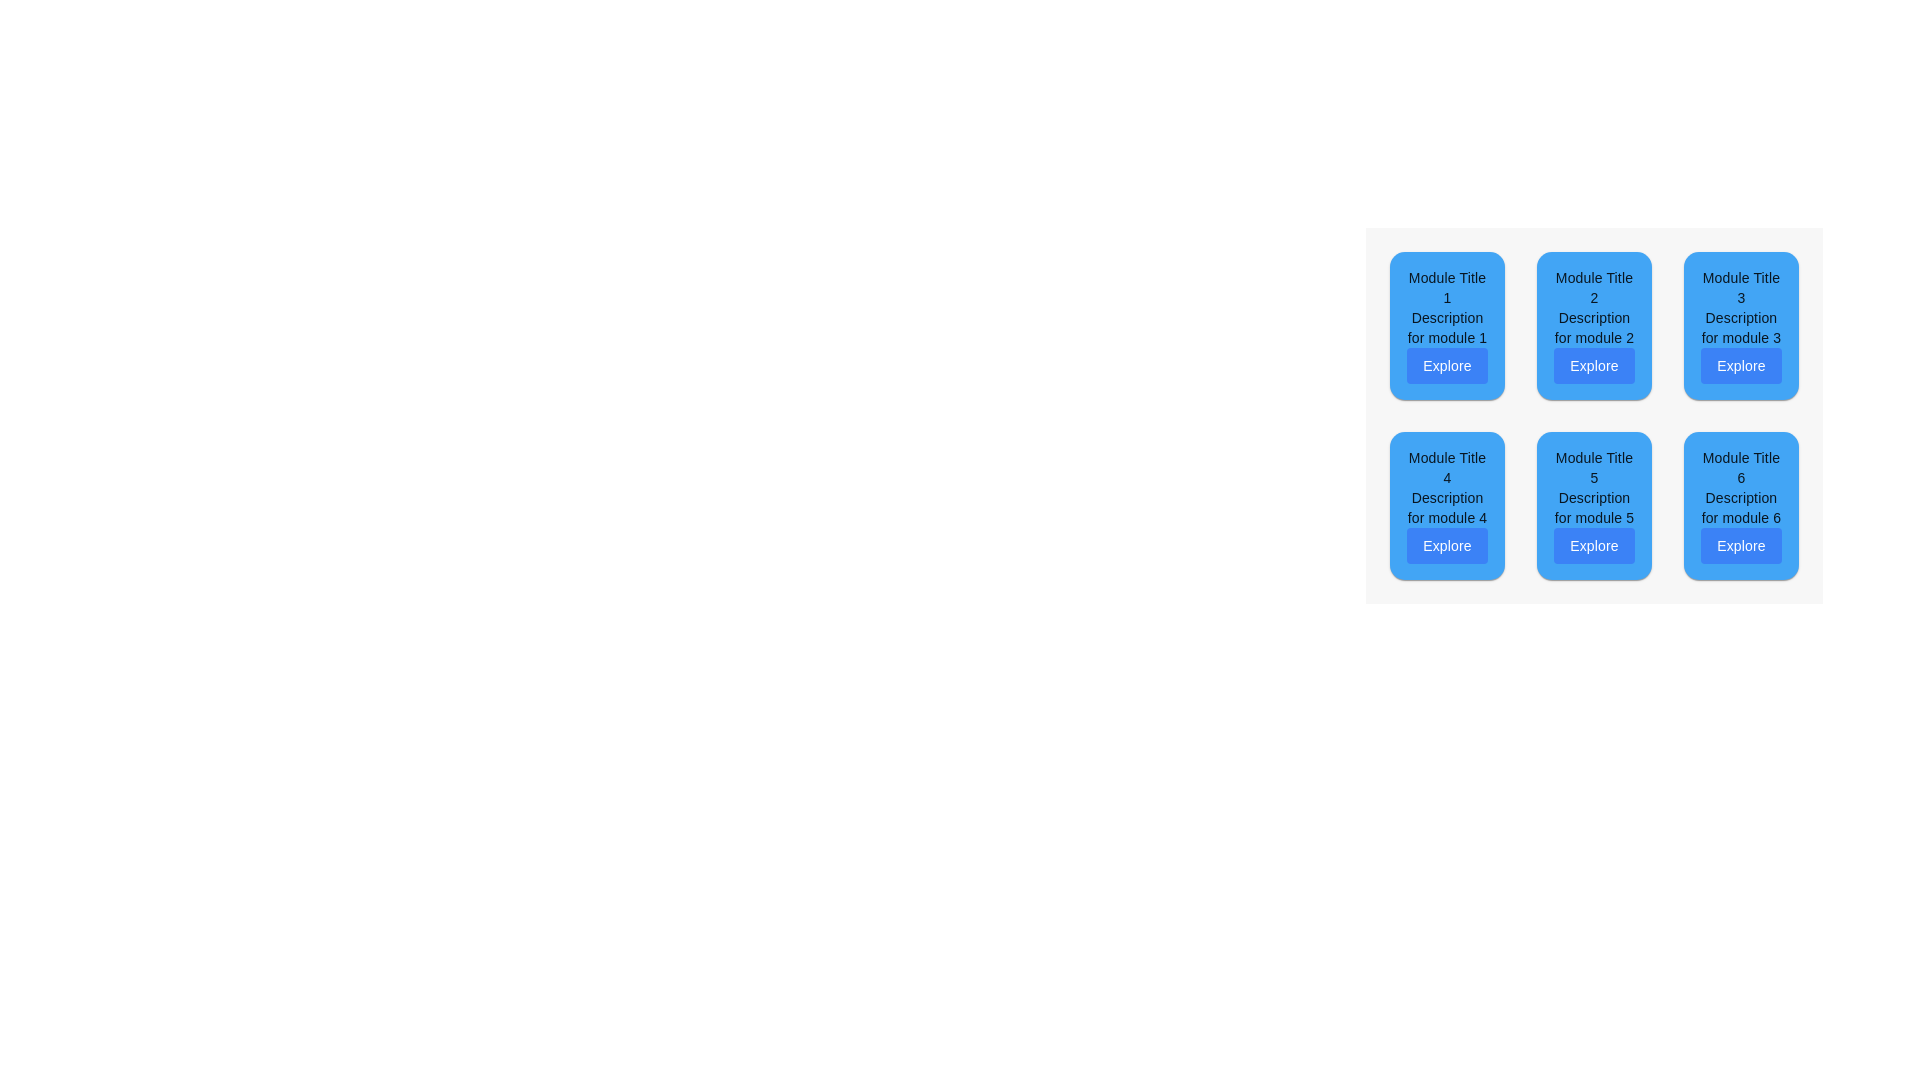  I want to click on the text providing a description of 'Module 5' located in the card titled 'Module Title 5', so click(1593, 507).